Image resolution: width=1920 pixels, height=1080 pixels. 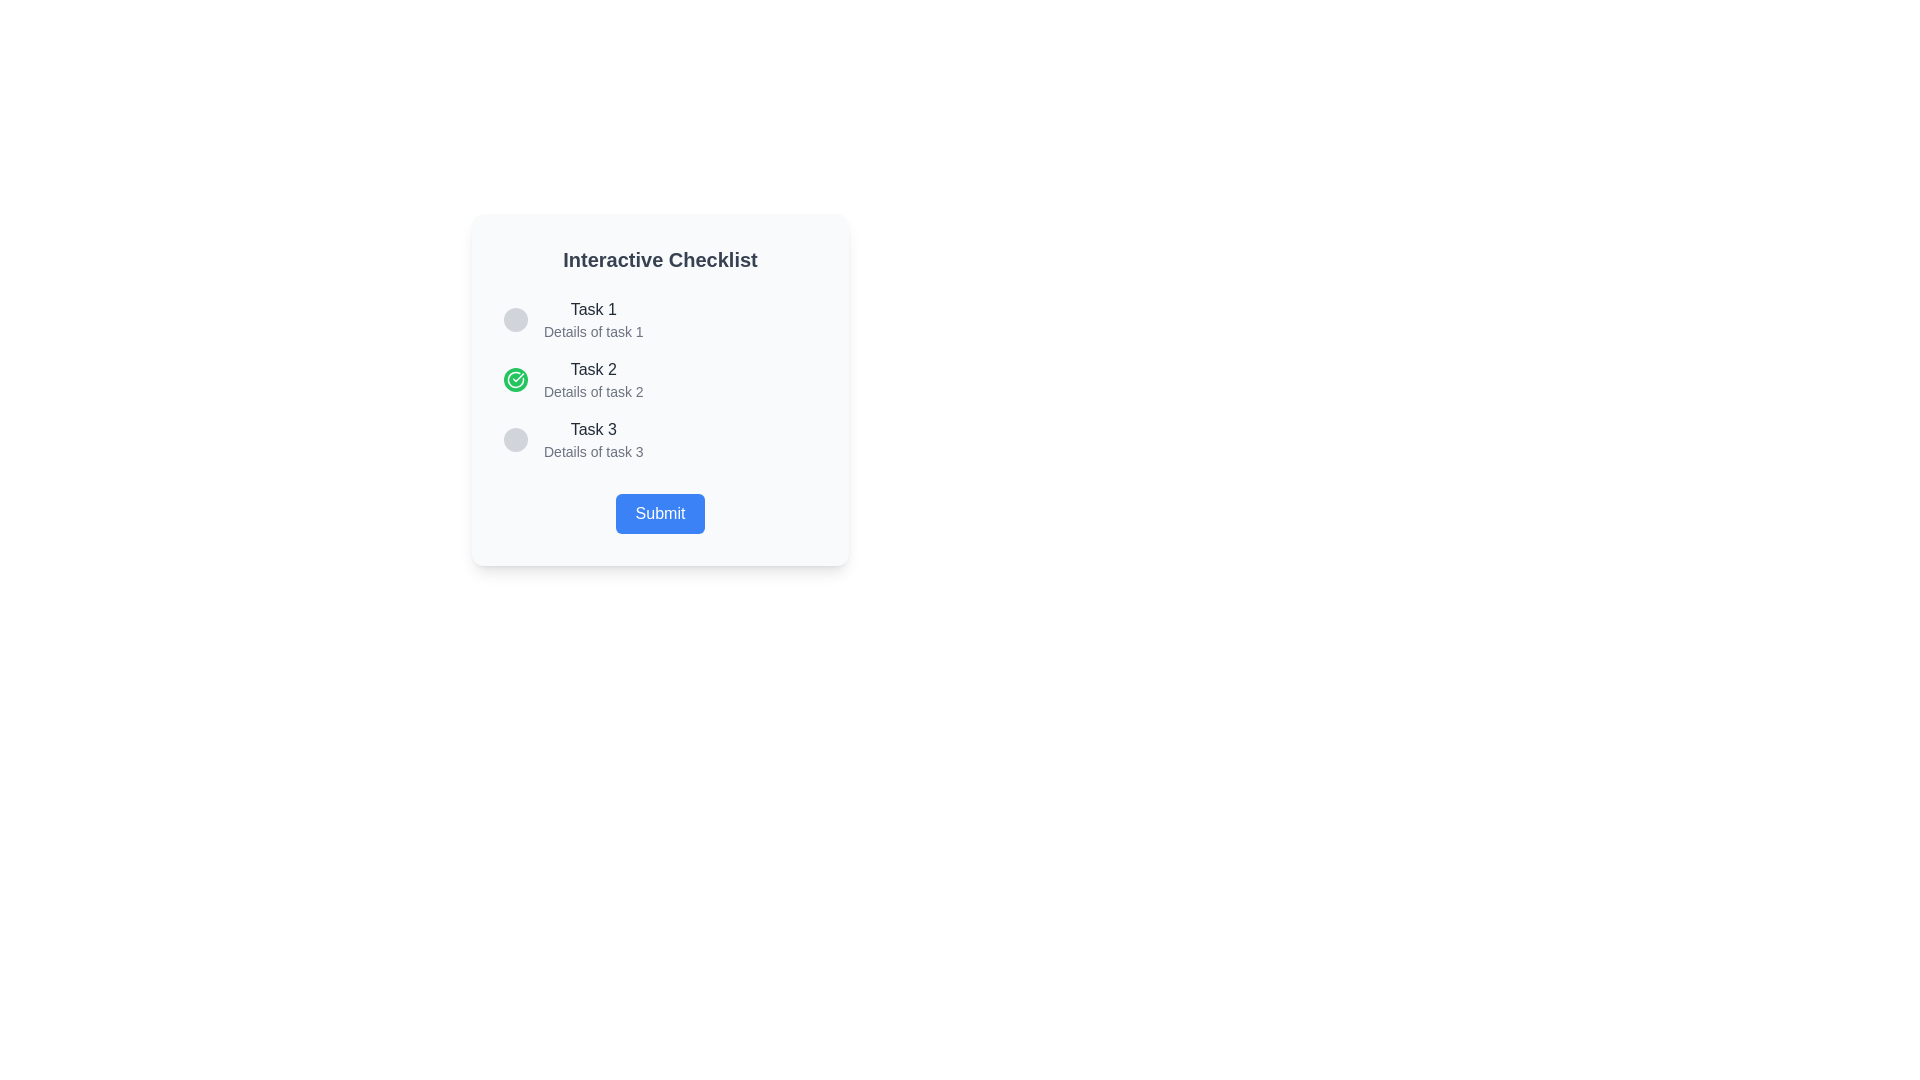 What do you see at coordinates (660, 258) in the screenshot?
I see `the 'Interactive Checklist' text label which is bold, large-sized, and dark gray, located at the top of its section card with rounded corners` at bounding box center [660, 258].